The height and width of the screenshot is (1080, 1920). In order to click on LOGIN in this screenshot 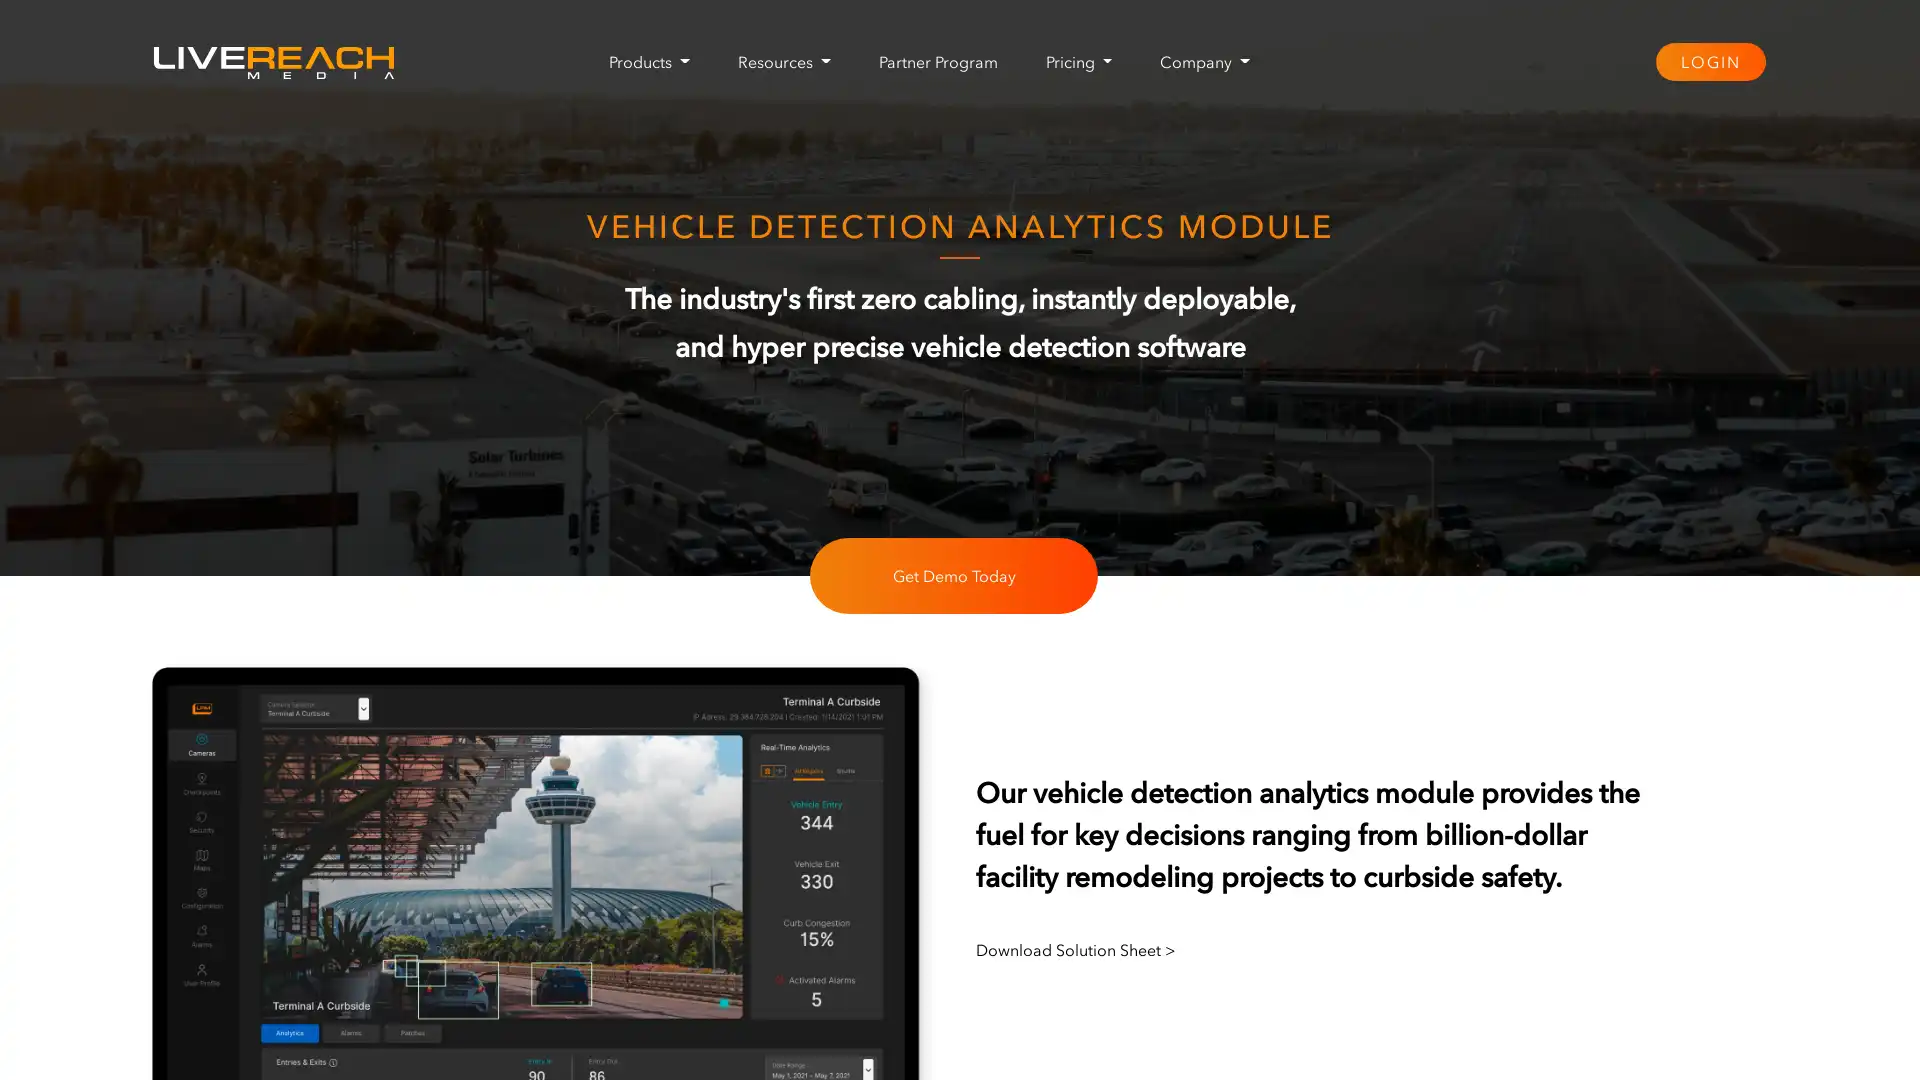, I will do `click(1708, 60)`.